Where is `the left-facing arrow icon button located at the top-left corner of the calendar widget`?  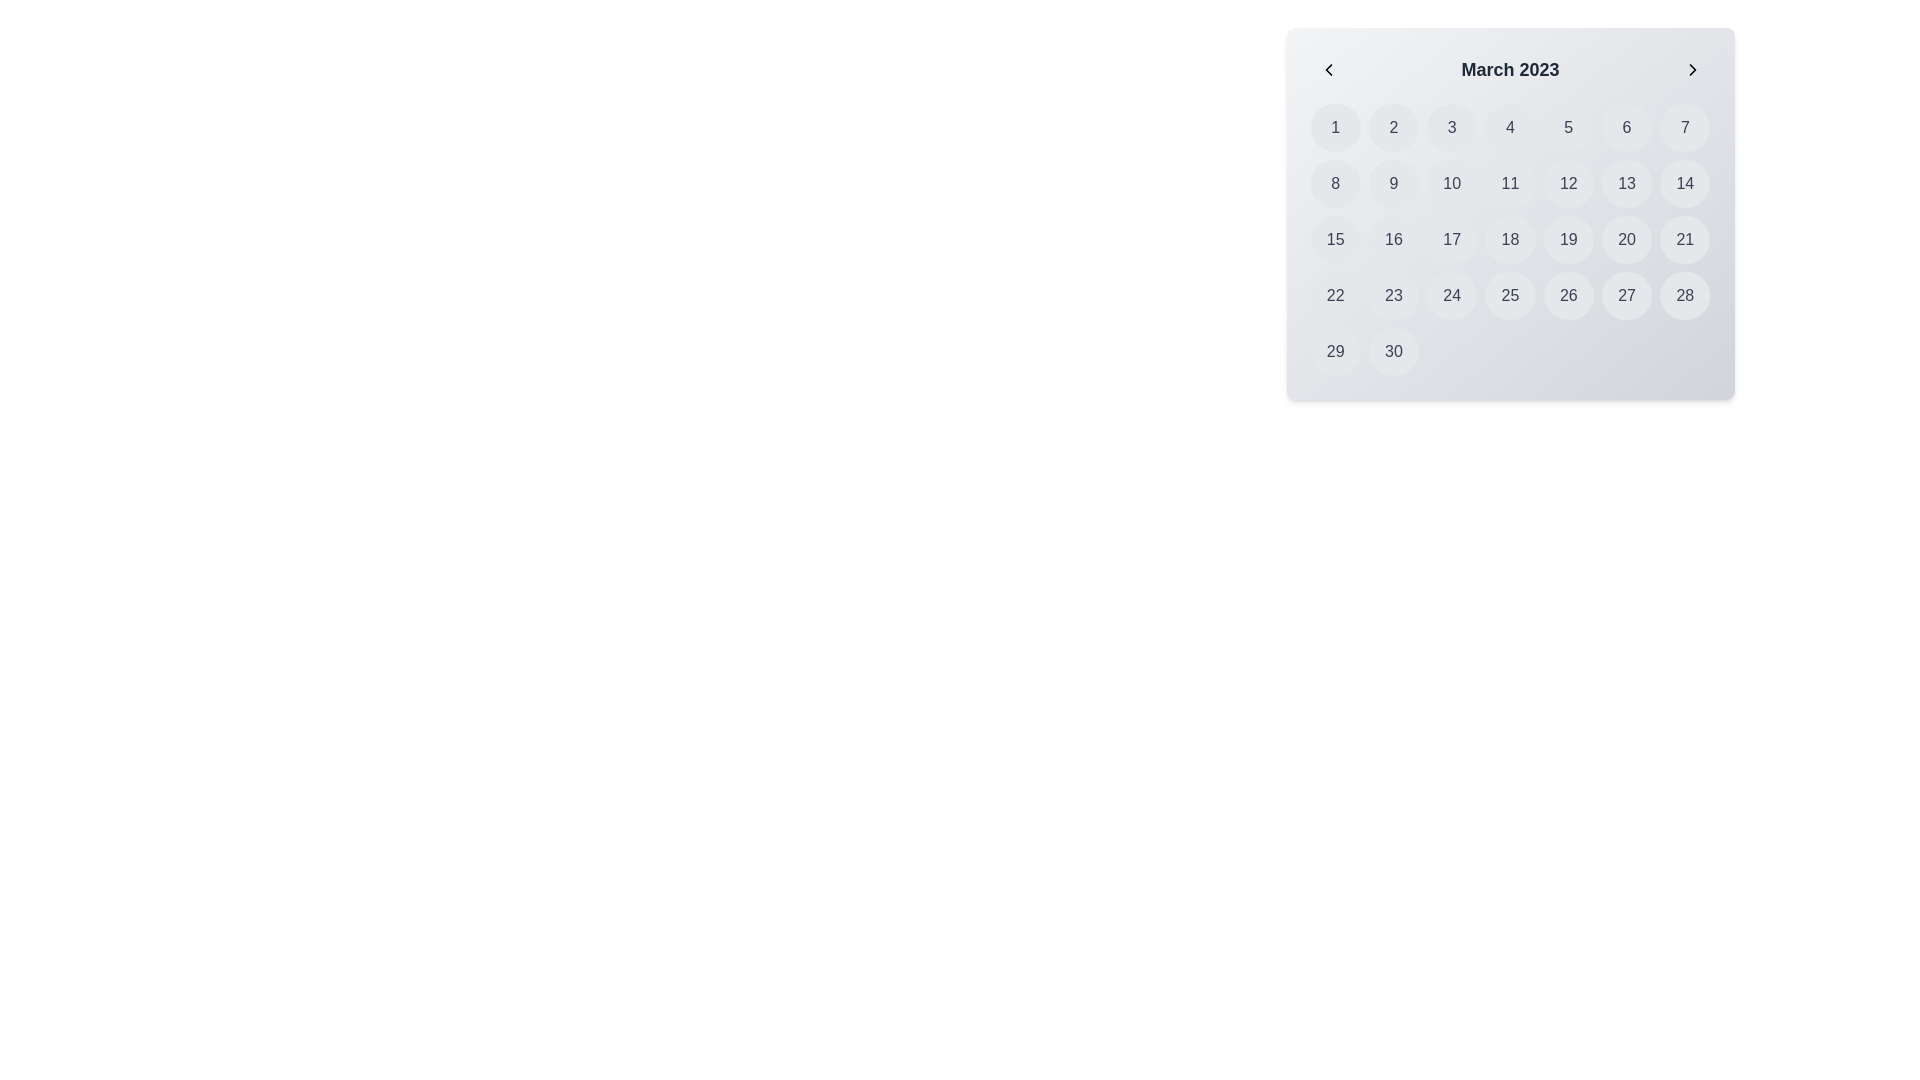 the left-facing arrow icon button located at the top-left corner of the calendar widget is located at coordinates (1328, 68).